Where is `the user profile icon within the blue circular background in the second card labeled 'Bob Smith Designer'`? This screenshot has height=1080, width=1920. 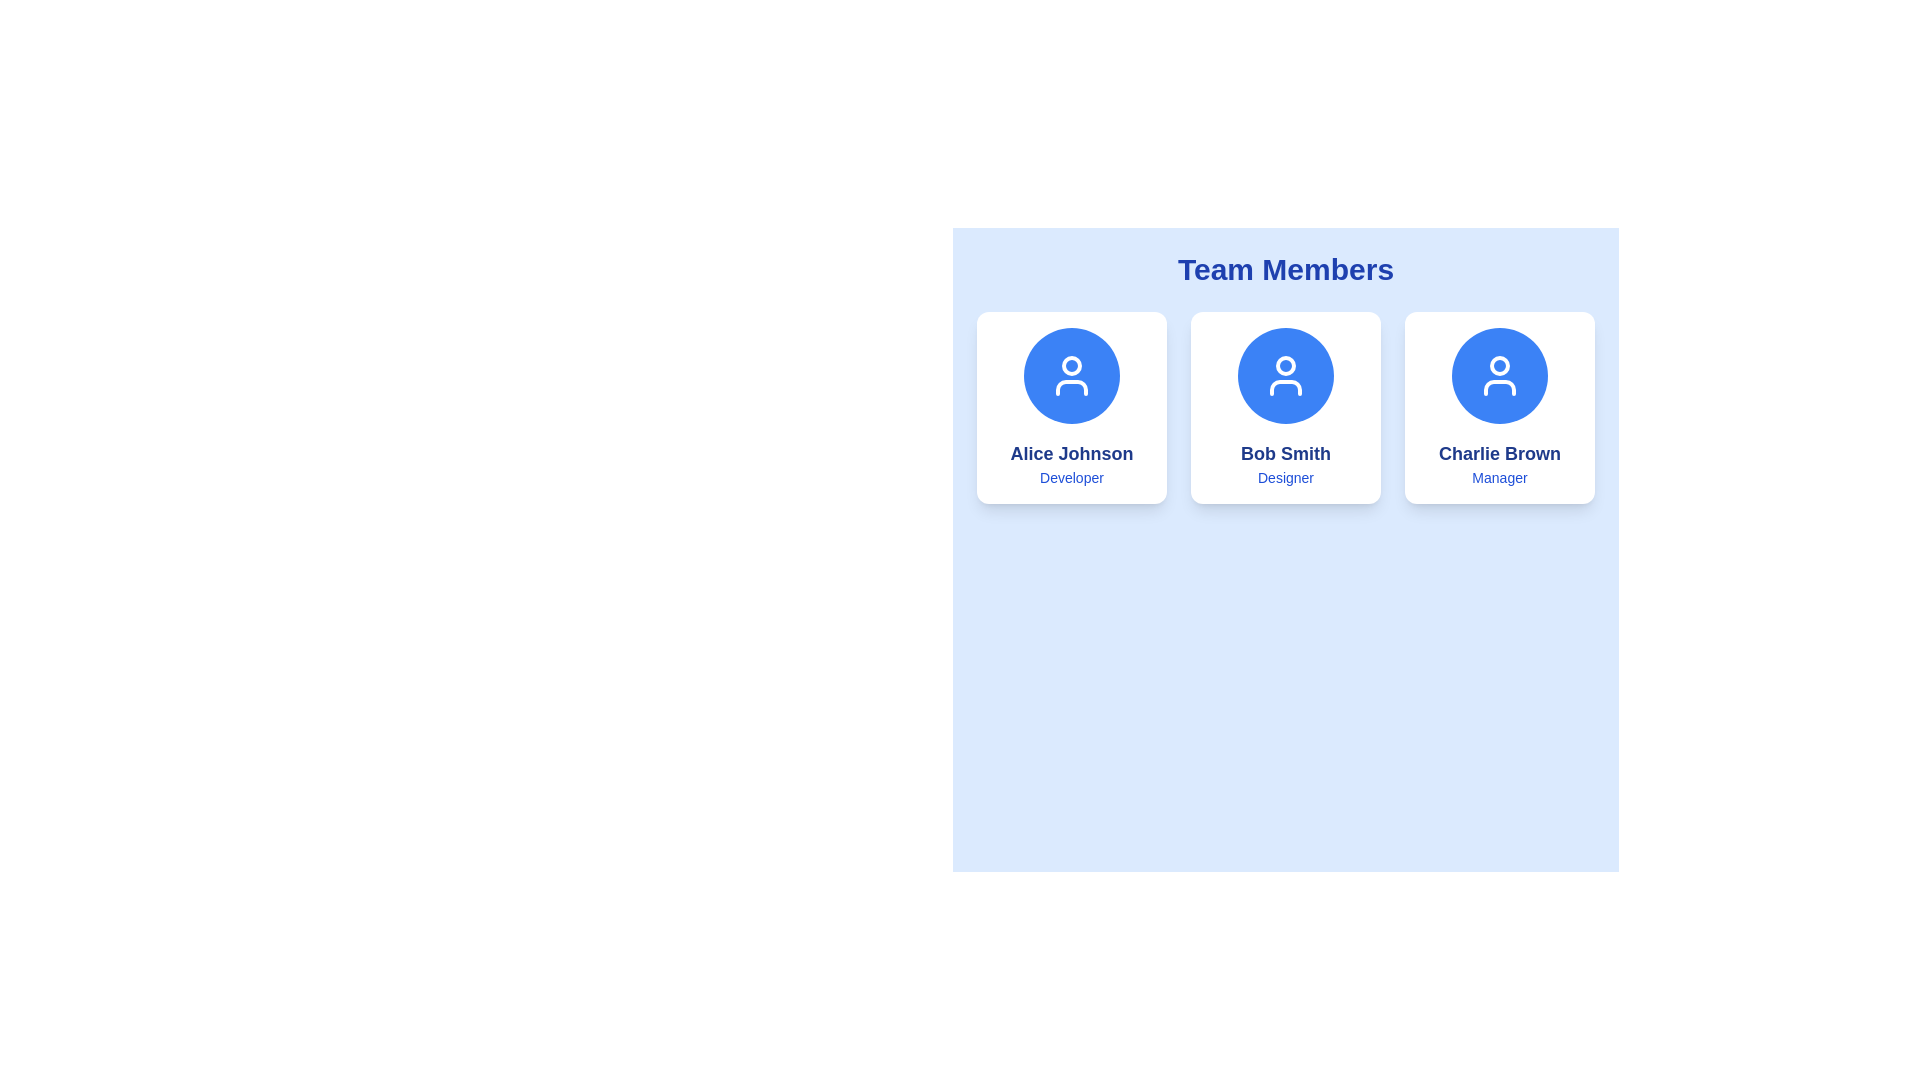
the user profile icon within the blue circular background in the second card labeled 'Bob Smith Designer' is located at coordinates (1286, 375).